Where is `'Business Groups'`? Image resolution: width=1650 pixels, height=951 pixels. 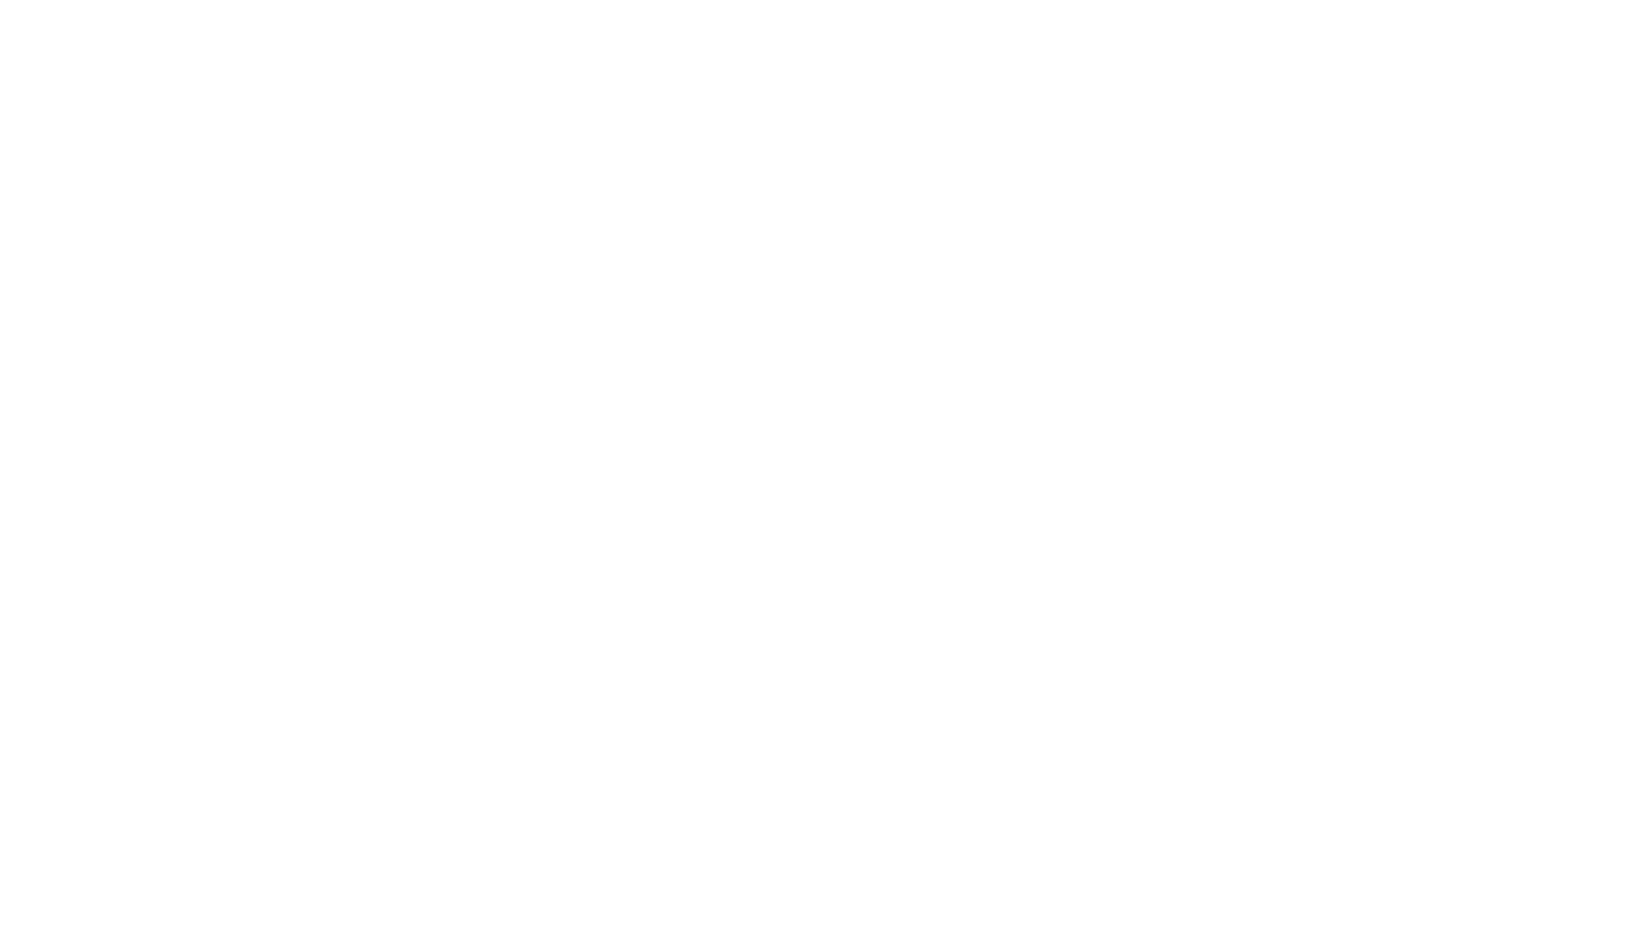
'Business Groups' is located at coordinates (1115, 40).